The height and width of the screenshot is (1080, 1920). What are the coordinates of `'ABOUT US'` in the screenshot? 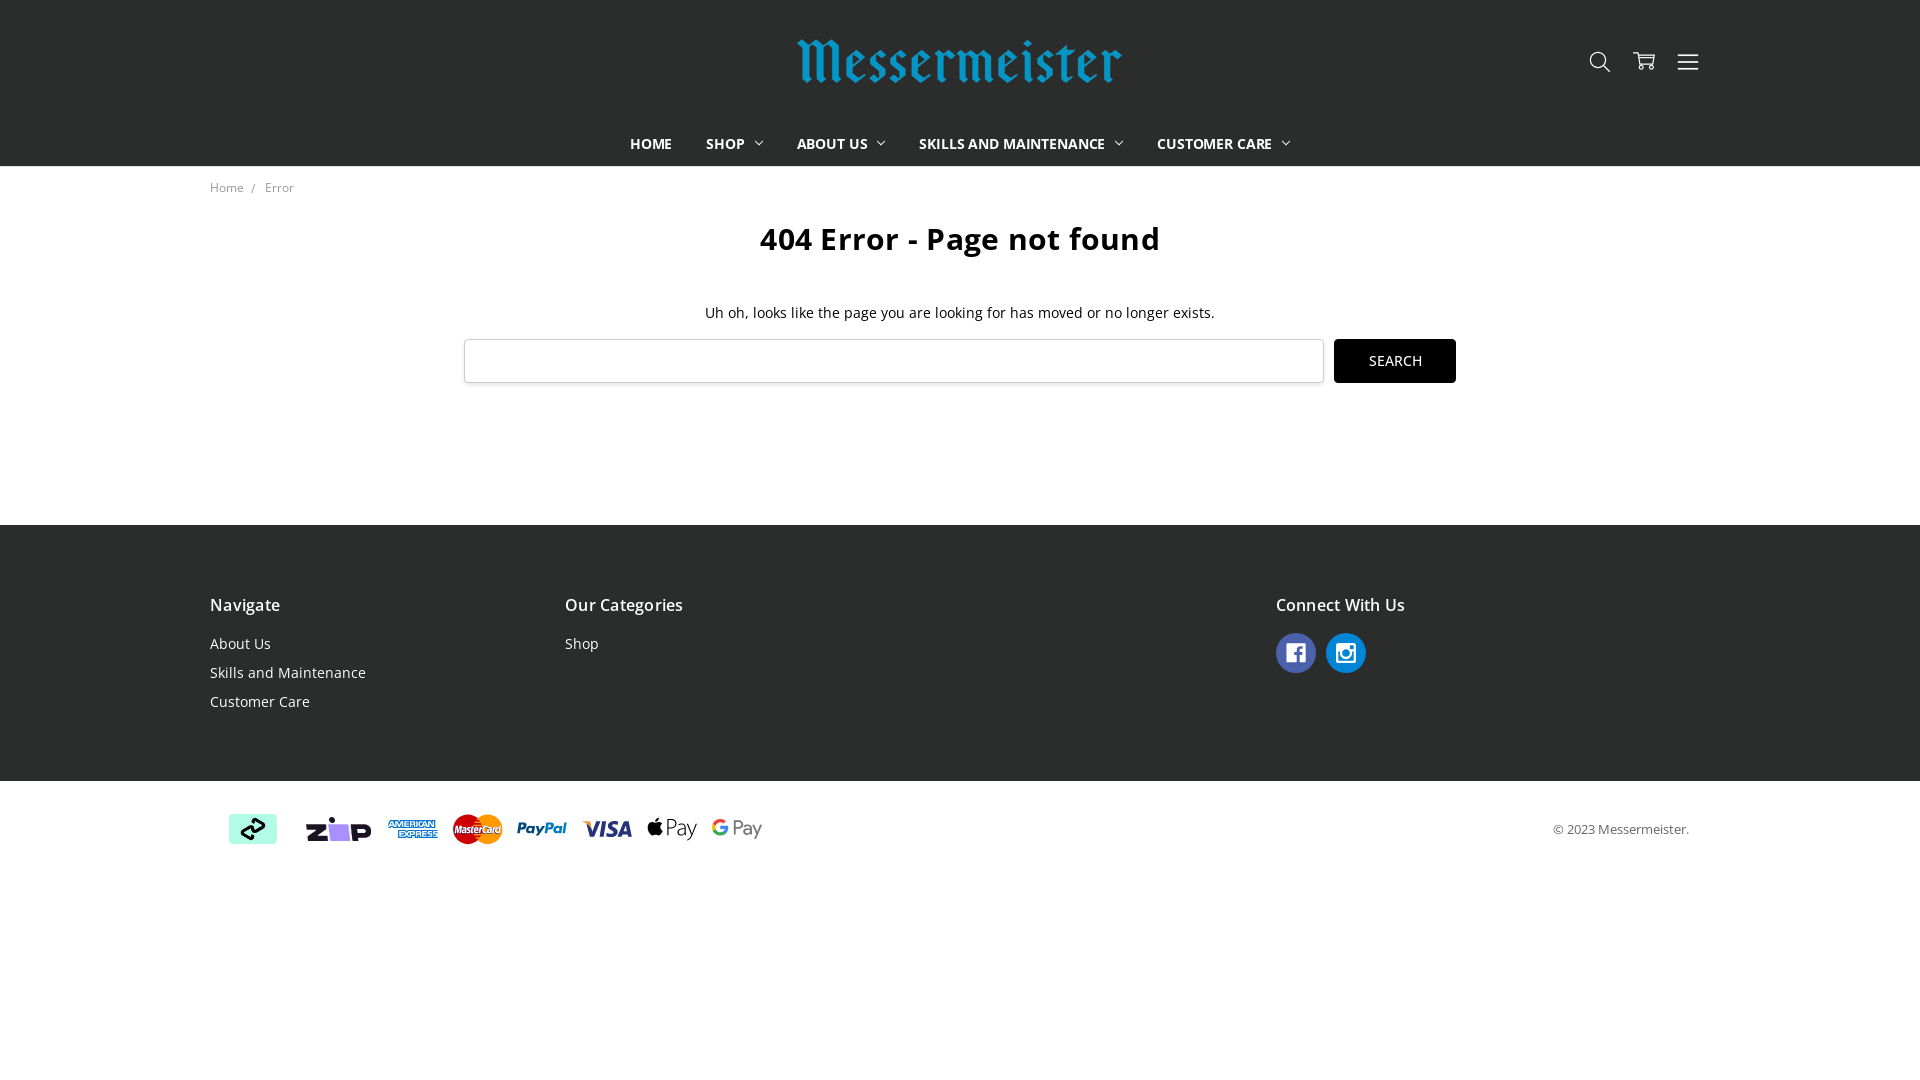 It's located at (841, 142).